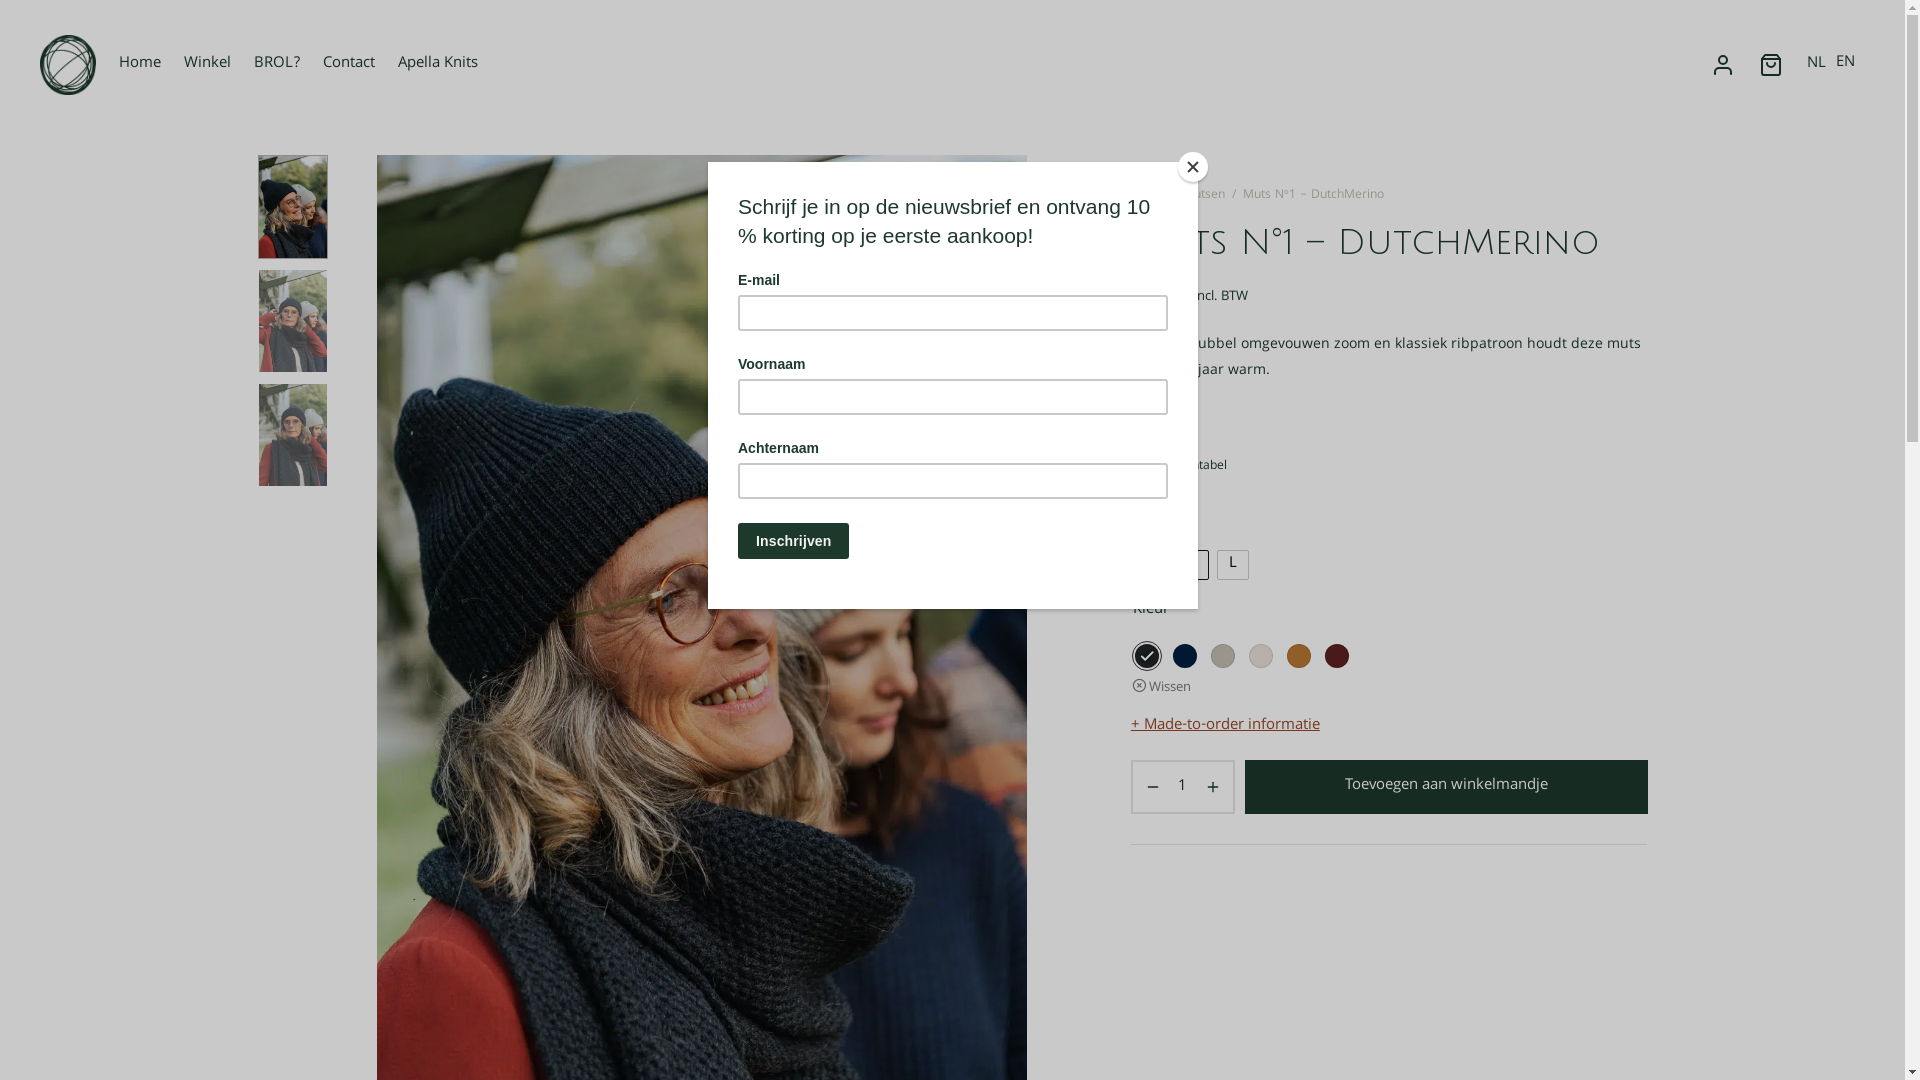 The image size is (1920, 1080). Describe the element at coordinates (1299, 655) in the screenshot. I see `'Okergeel'` at that location.